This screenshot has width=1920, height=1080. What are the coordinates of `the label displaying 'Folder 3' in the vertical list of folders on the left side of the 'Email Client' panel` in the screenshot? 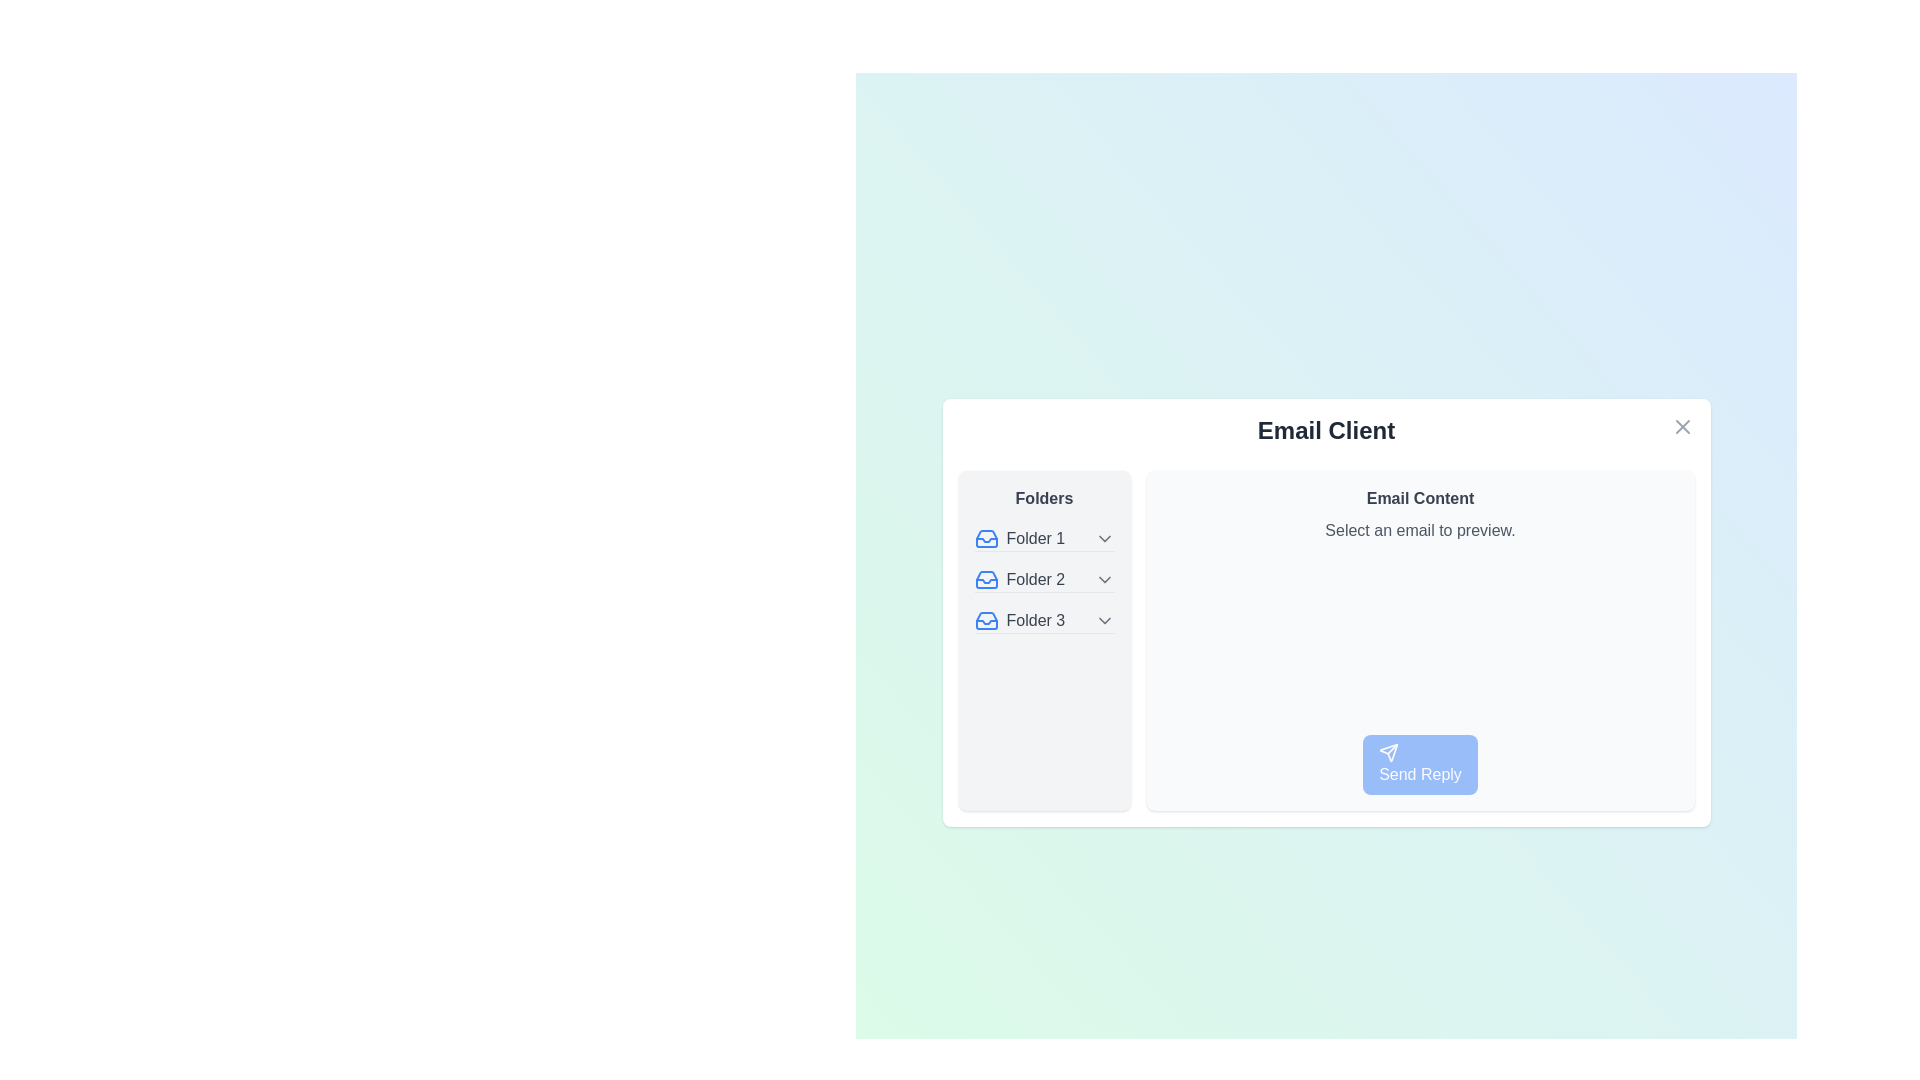 It's located at (1035, 620).